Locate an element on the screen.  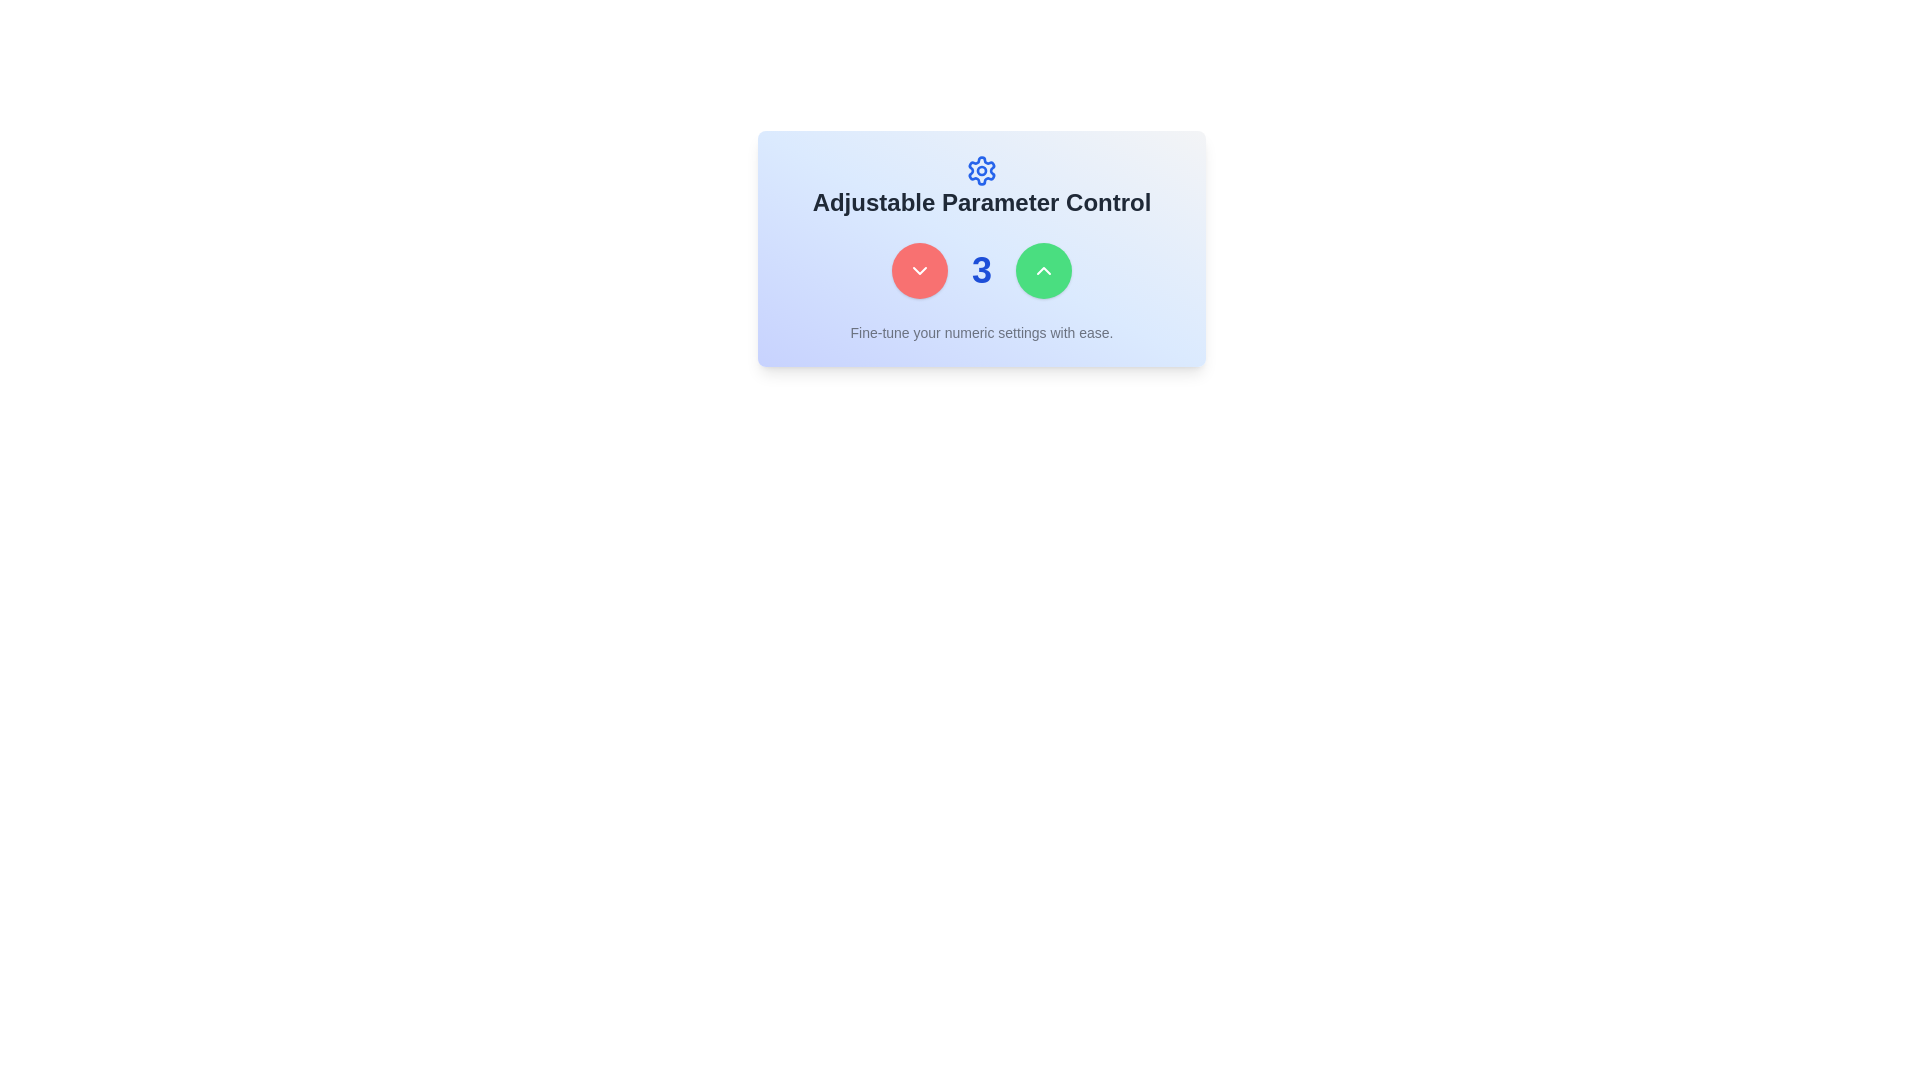
the upward-chevron icon inside the green circular button to increment the value displayed in the central numeric field '3' is located at coordinates (1043, 270).